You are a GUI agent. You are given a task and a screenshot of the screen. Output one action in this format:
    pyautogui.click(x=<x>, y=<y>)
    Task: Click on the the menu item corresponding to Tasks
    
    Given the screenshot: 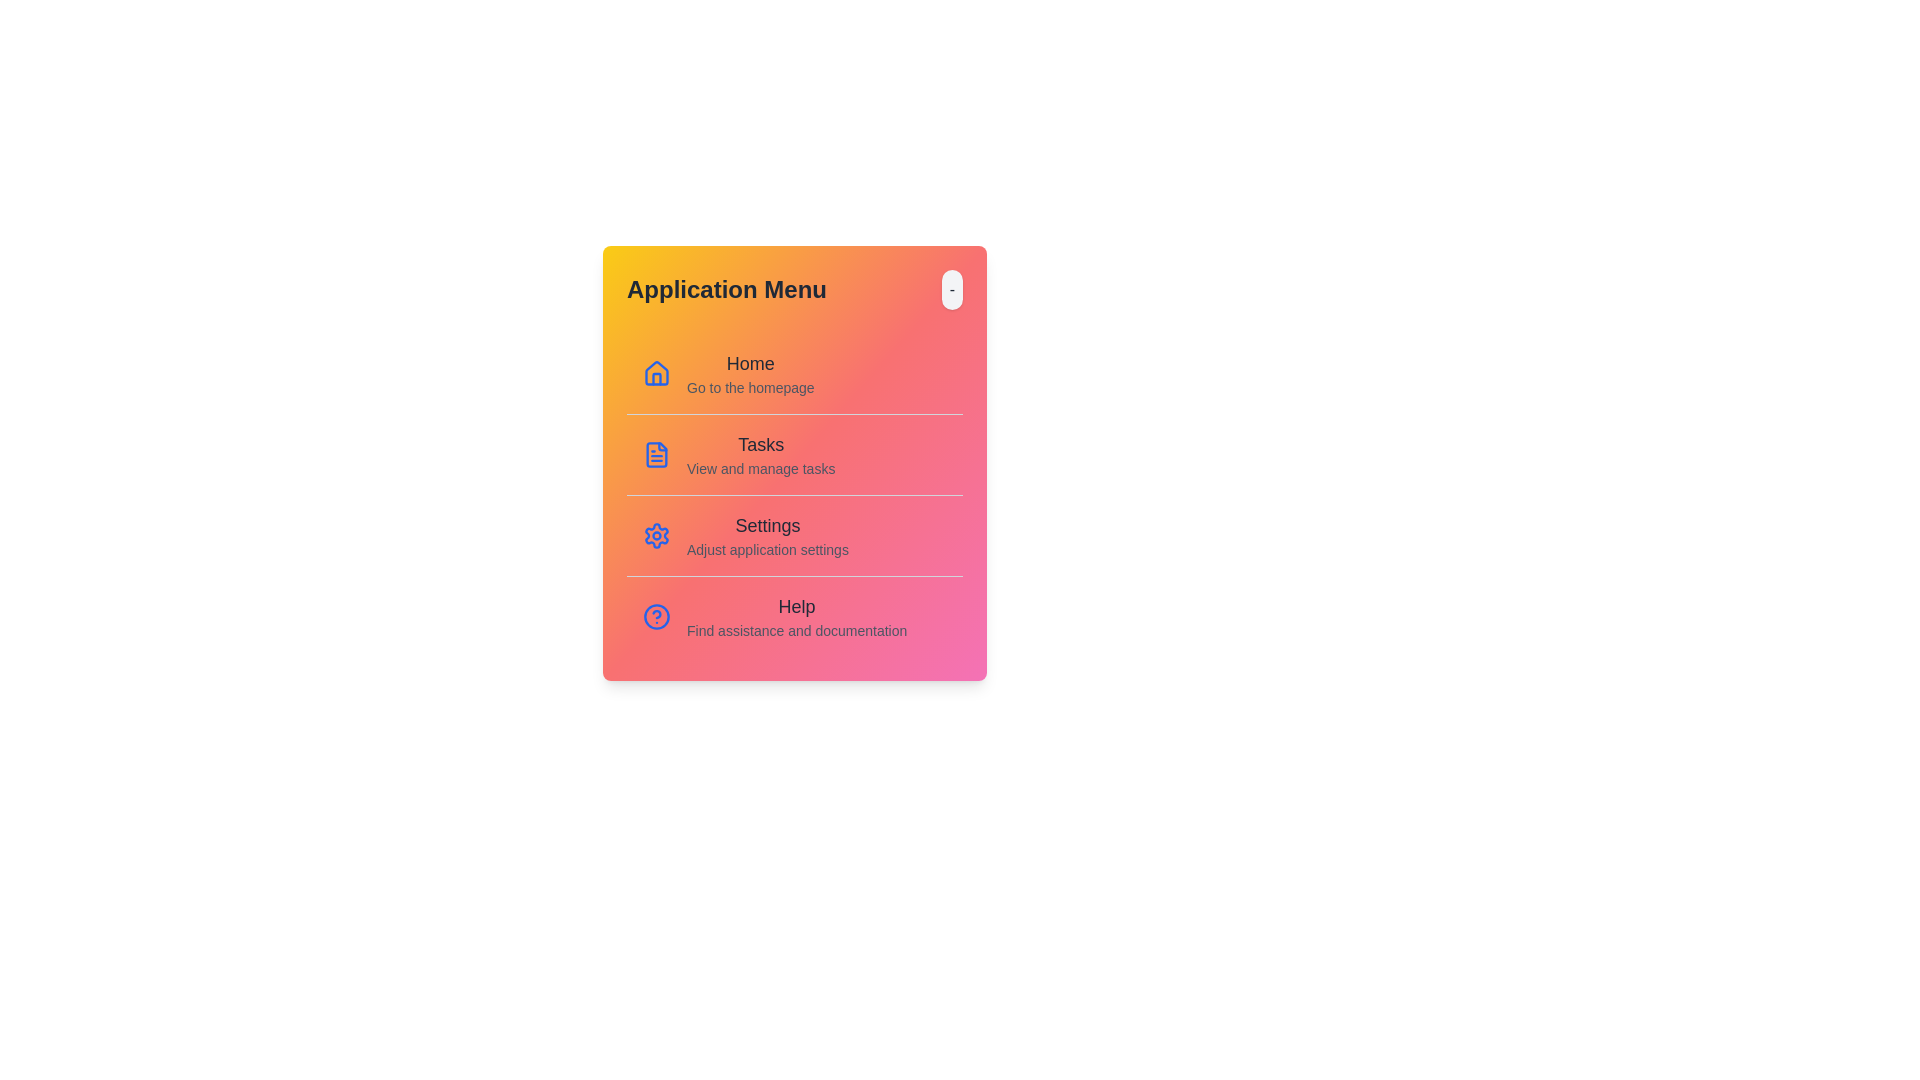 What is the action you would take?
    pyautogui.click(x=794, y=454)
    